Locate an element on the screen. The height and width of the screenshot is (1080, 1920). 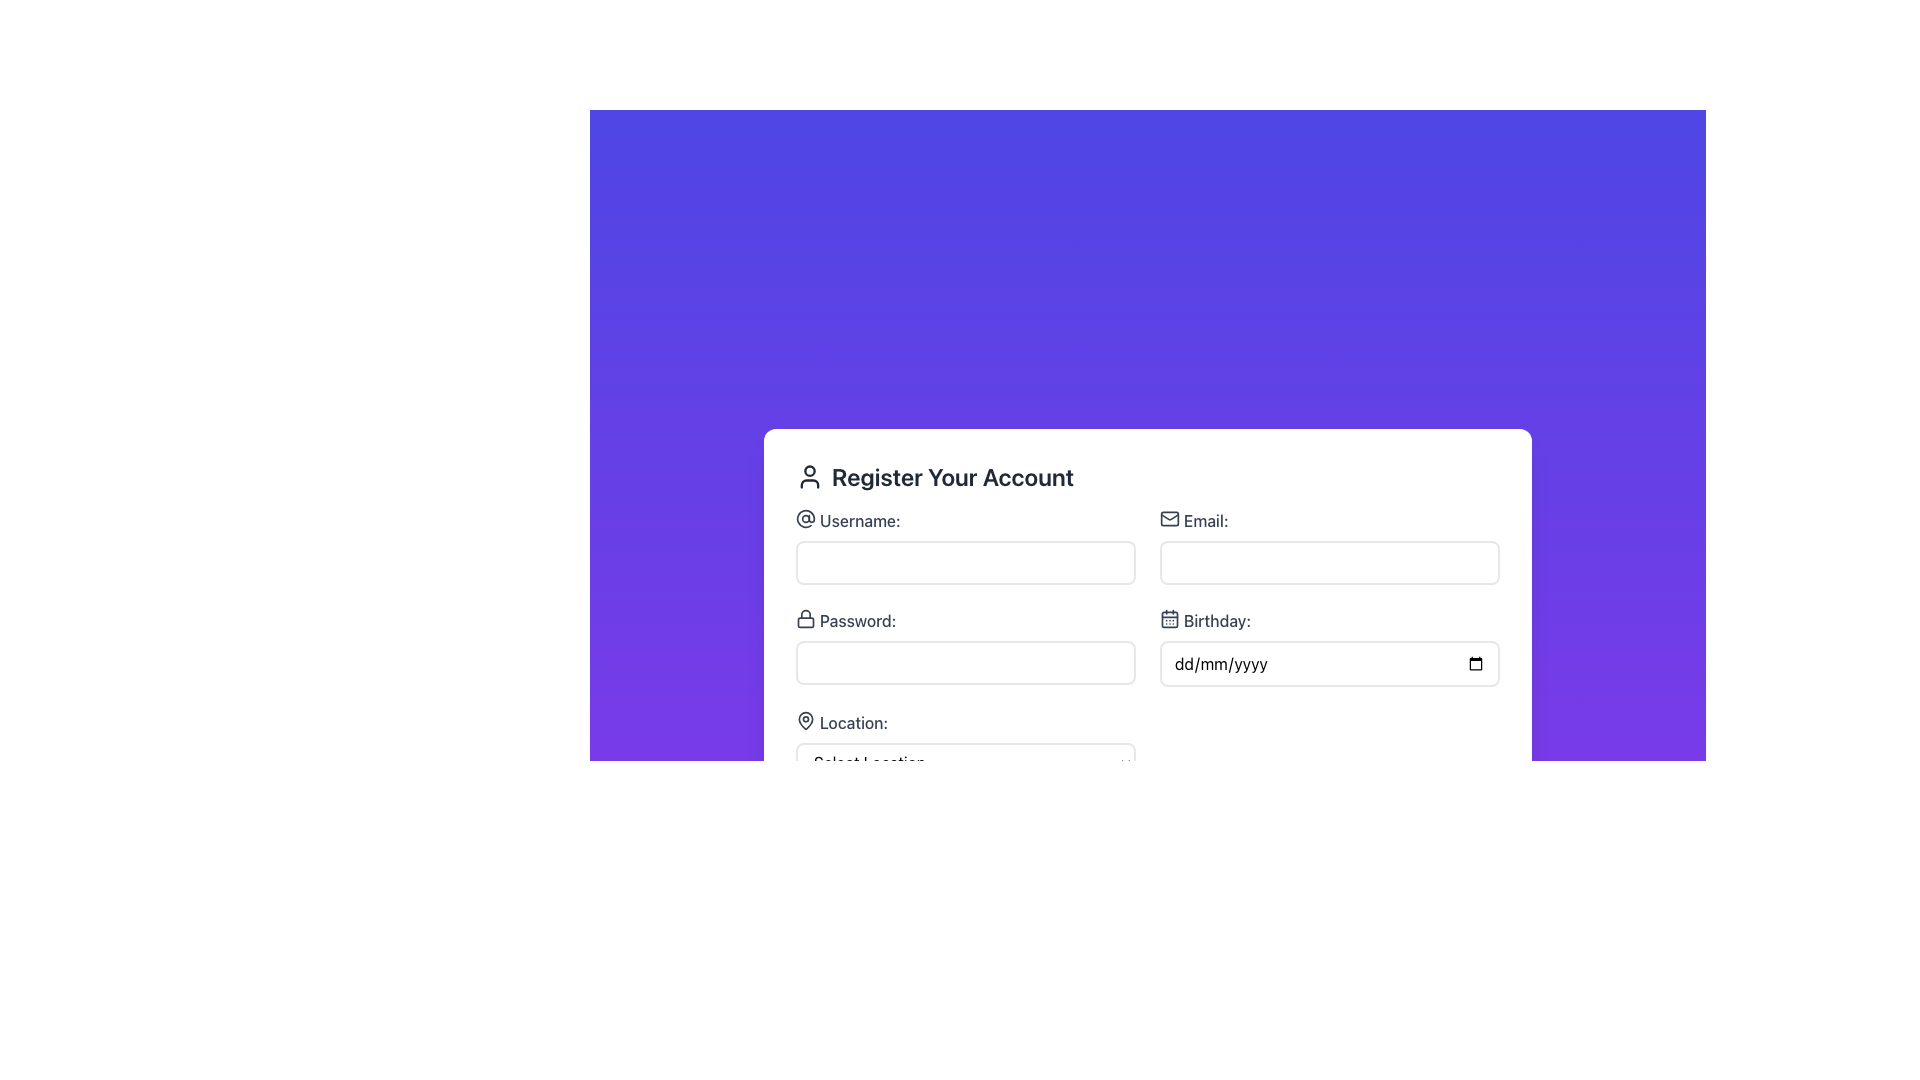
dark-colored decorative SVG rectangle with rounded corners located in the upper-left region of the calendar icon near the 'Birthday' input field in the form is located at coordinates (1170, 617).